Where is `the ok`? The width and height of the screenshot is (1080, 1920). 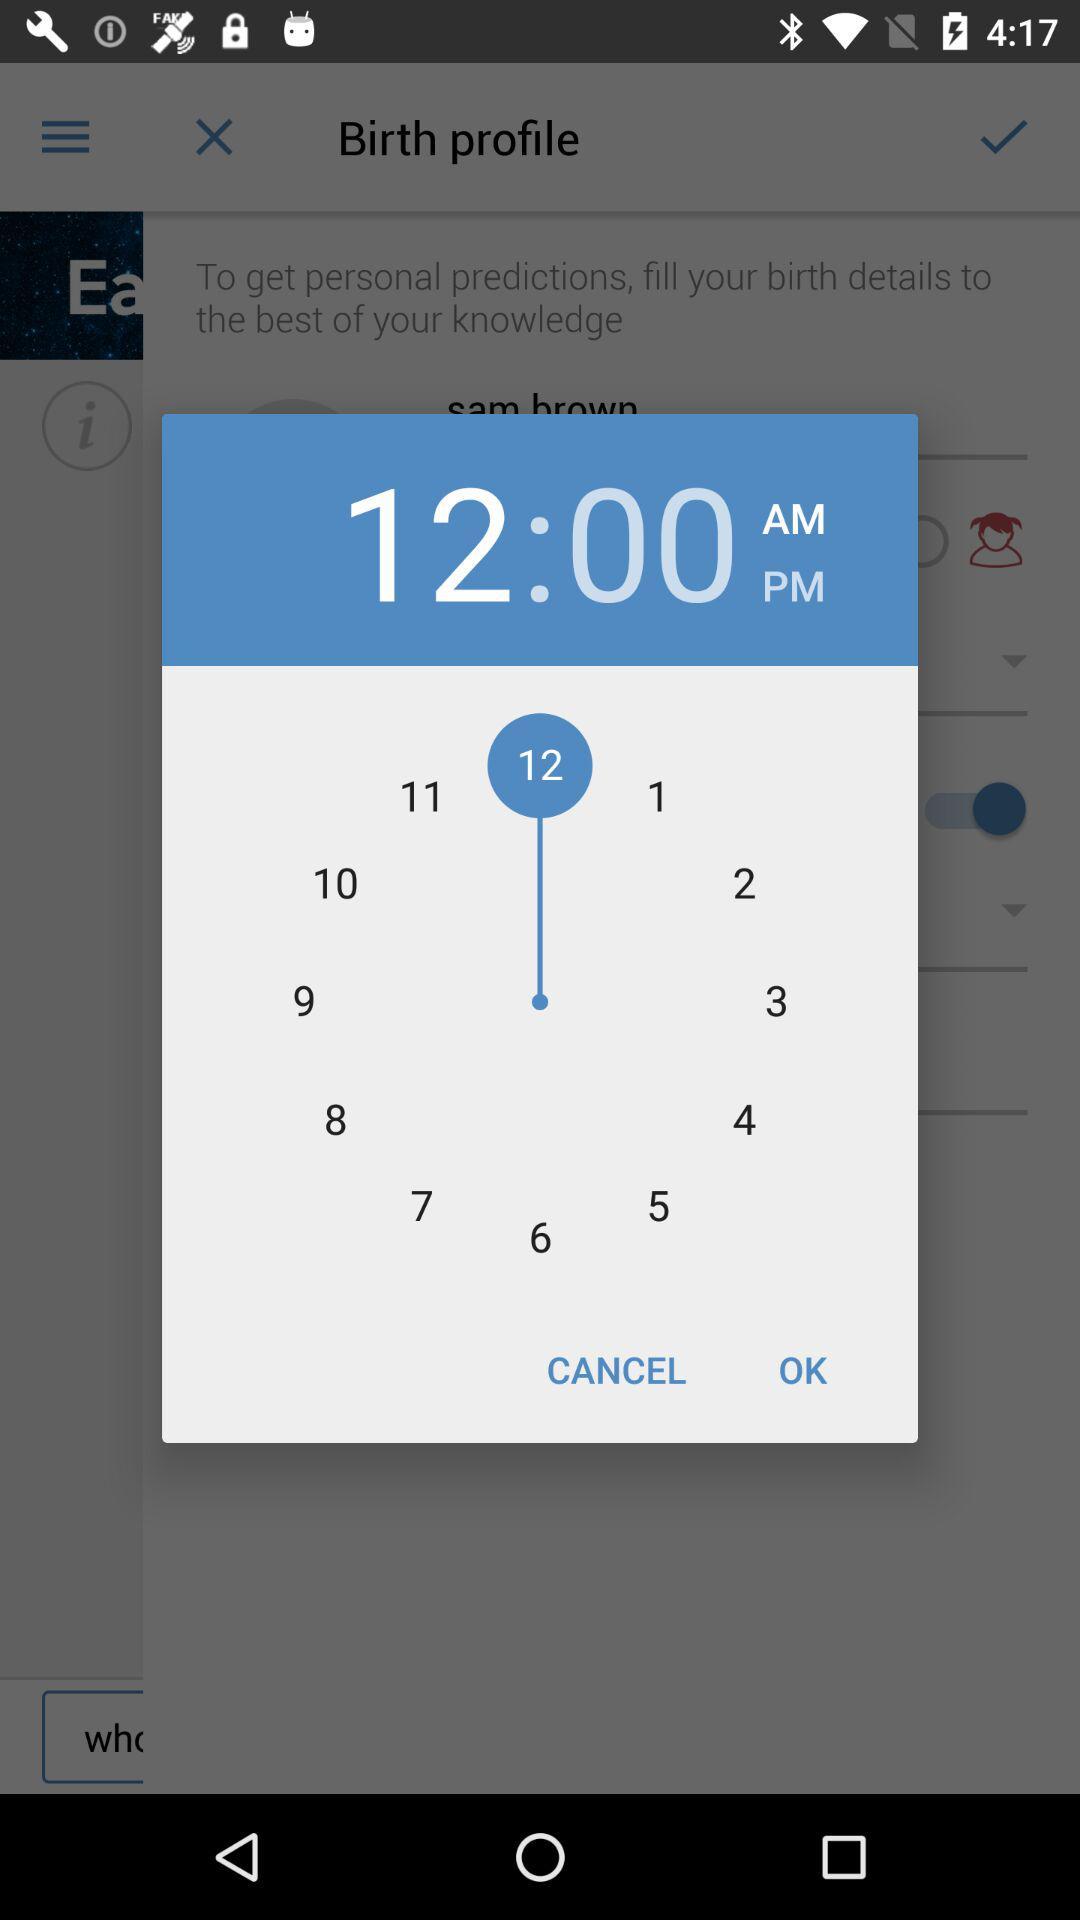 the ok is located at coordinates (801, 1368).